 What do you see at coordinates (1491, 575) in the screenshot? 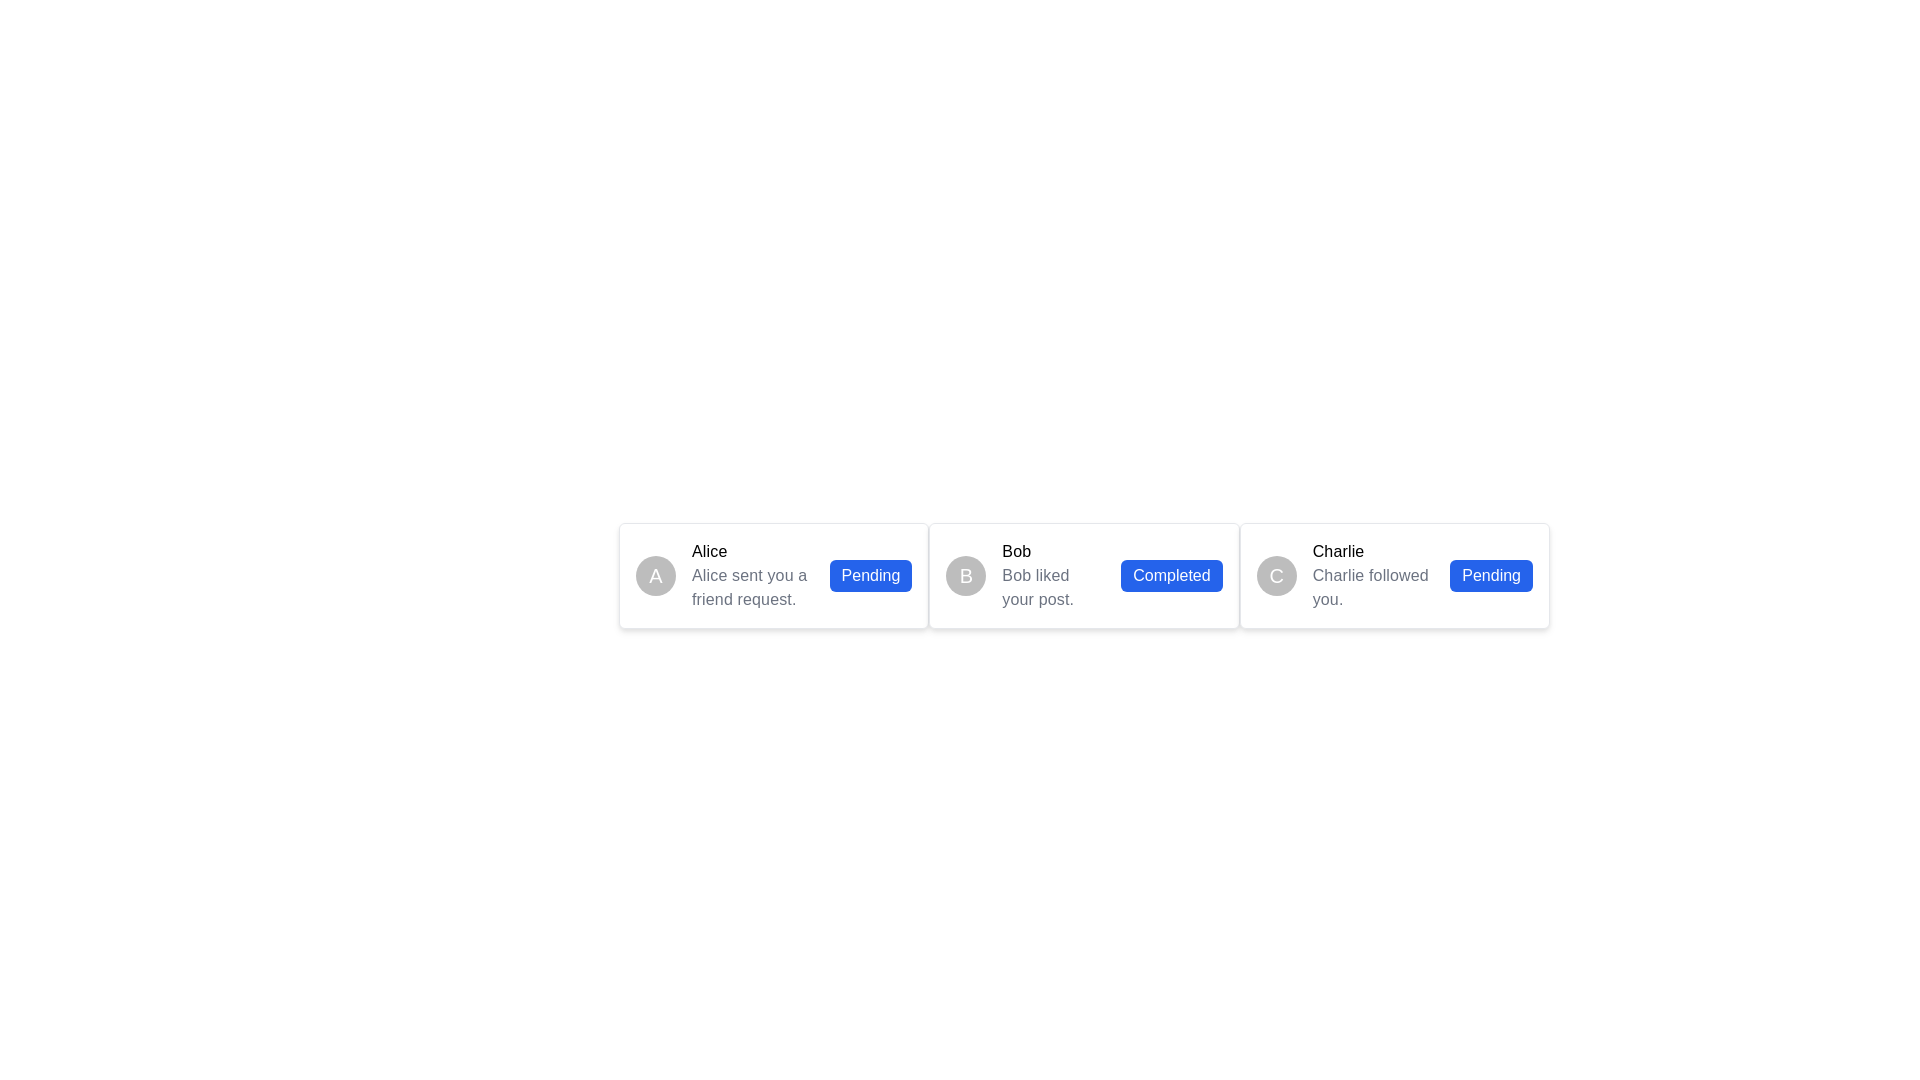
I see `the 'Pending' button, which is a rectangular button with rounded corners, vibrant blue background, and white text, located in the rightmost card adjacent` at bounding box center [1491, 575].